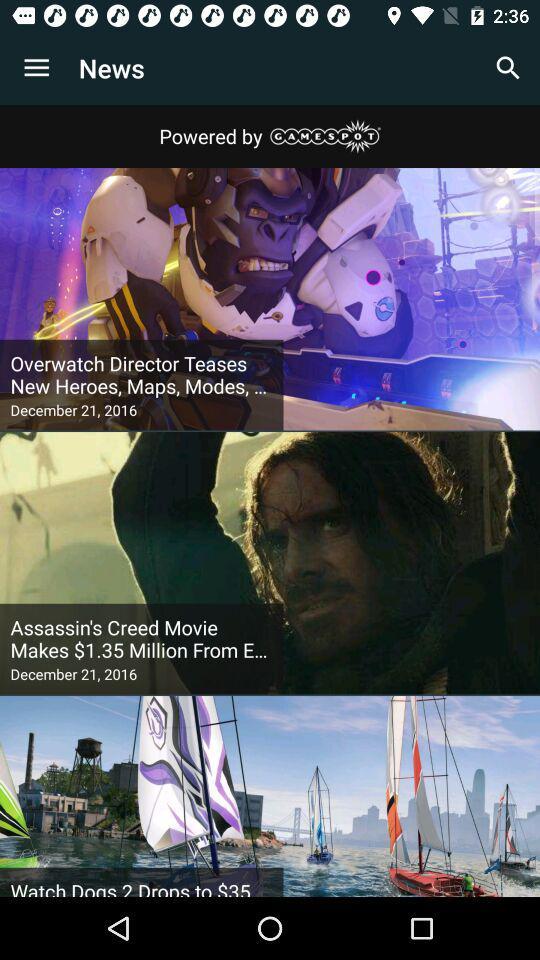 The image size is (540, 960). Describe the element at coordinates (140, 638) in the screenshot. I see `the assassin s creed icon` at that location.